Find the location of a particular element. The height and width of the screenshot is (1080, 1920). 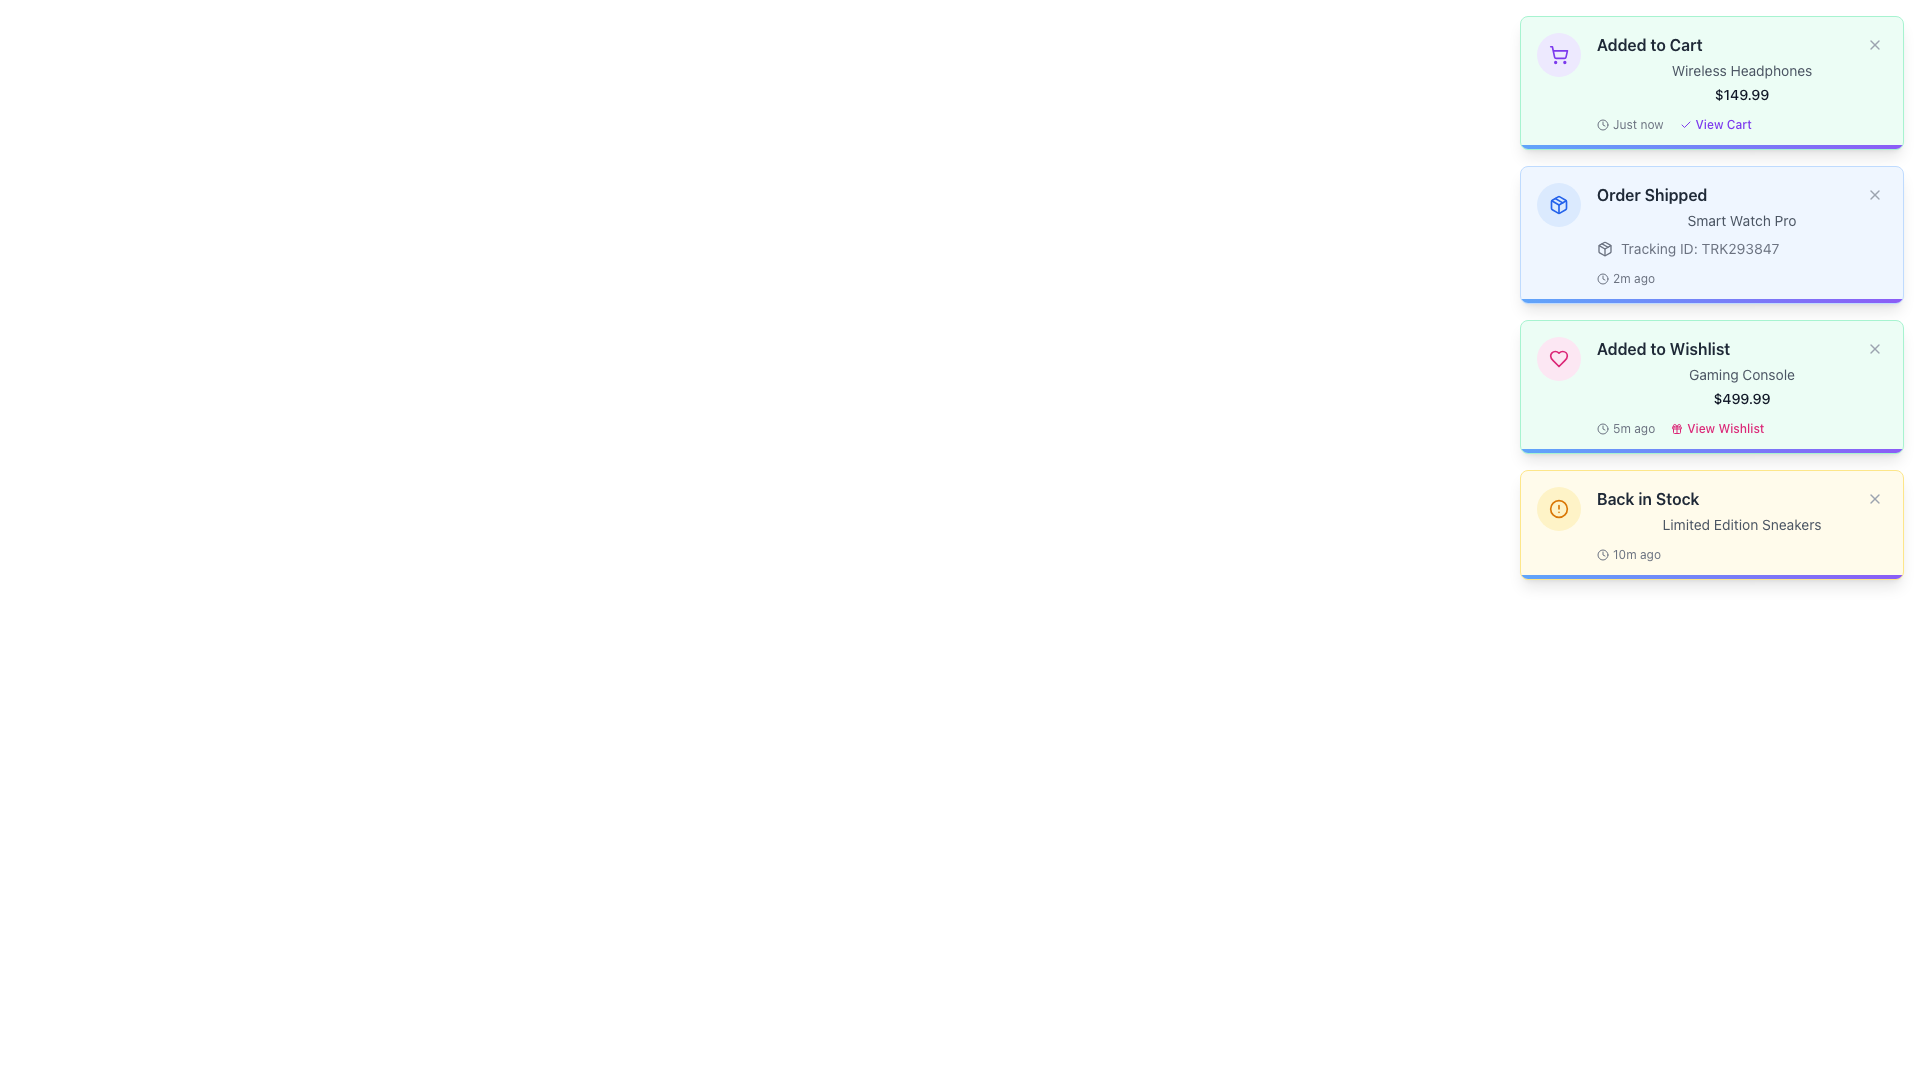

the 'View Wishlist' button located in the 'Added to Wishlist' section is located at coordinates (1716, 427).